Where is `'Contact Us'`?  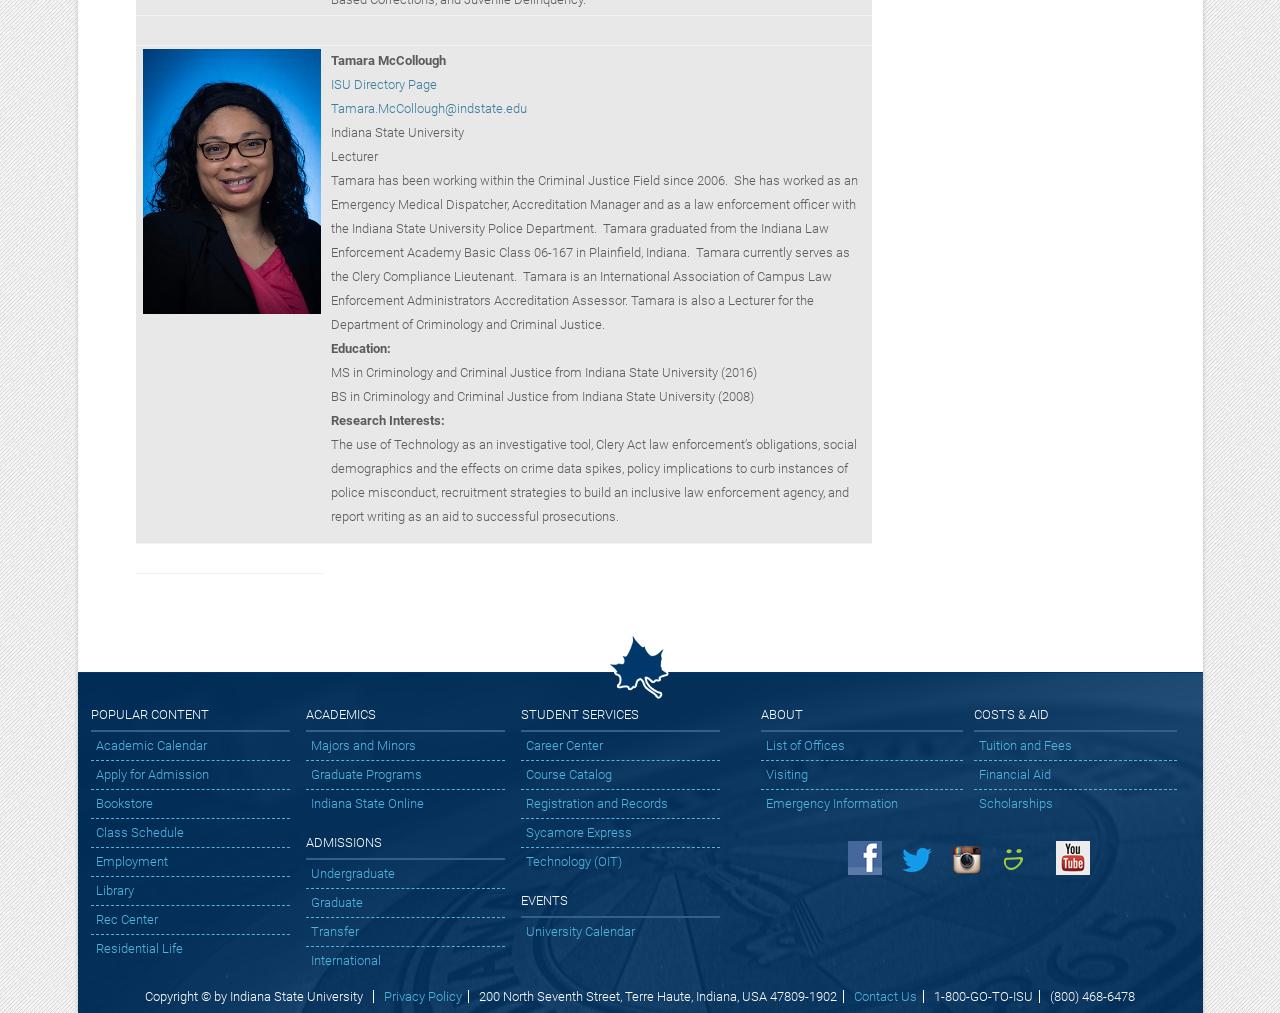 'Contact Us' is located at coordinates (883, 996).